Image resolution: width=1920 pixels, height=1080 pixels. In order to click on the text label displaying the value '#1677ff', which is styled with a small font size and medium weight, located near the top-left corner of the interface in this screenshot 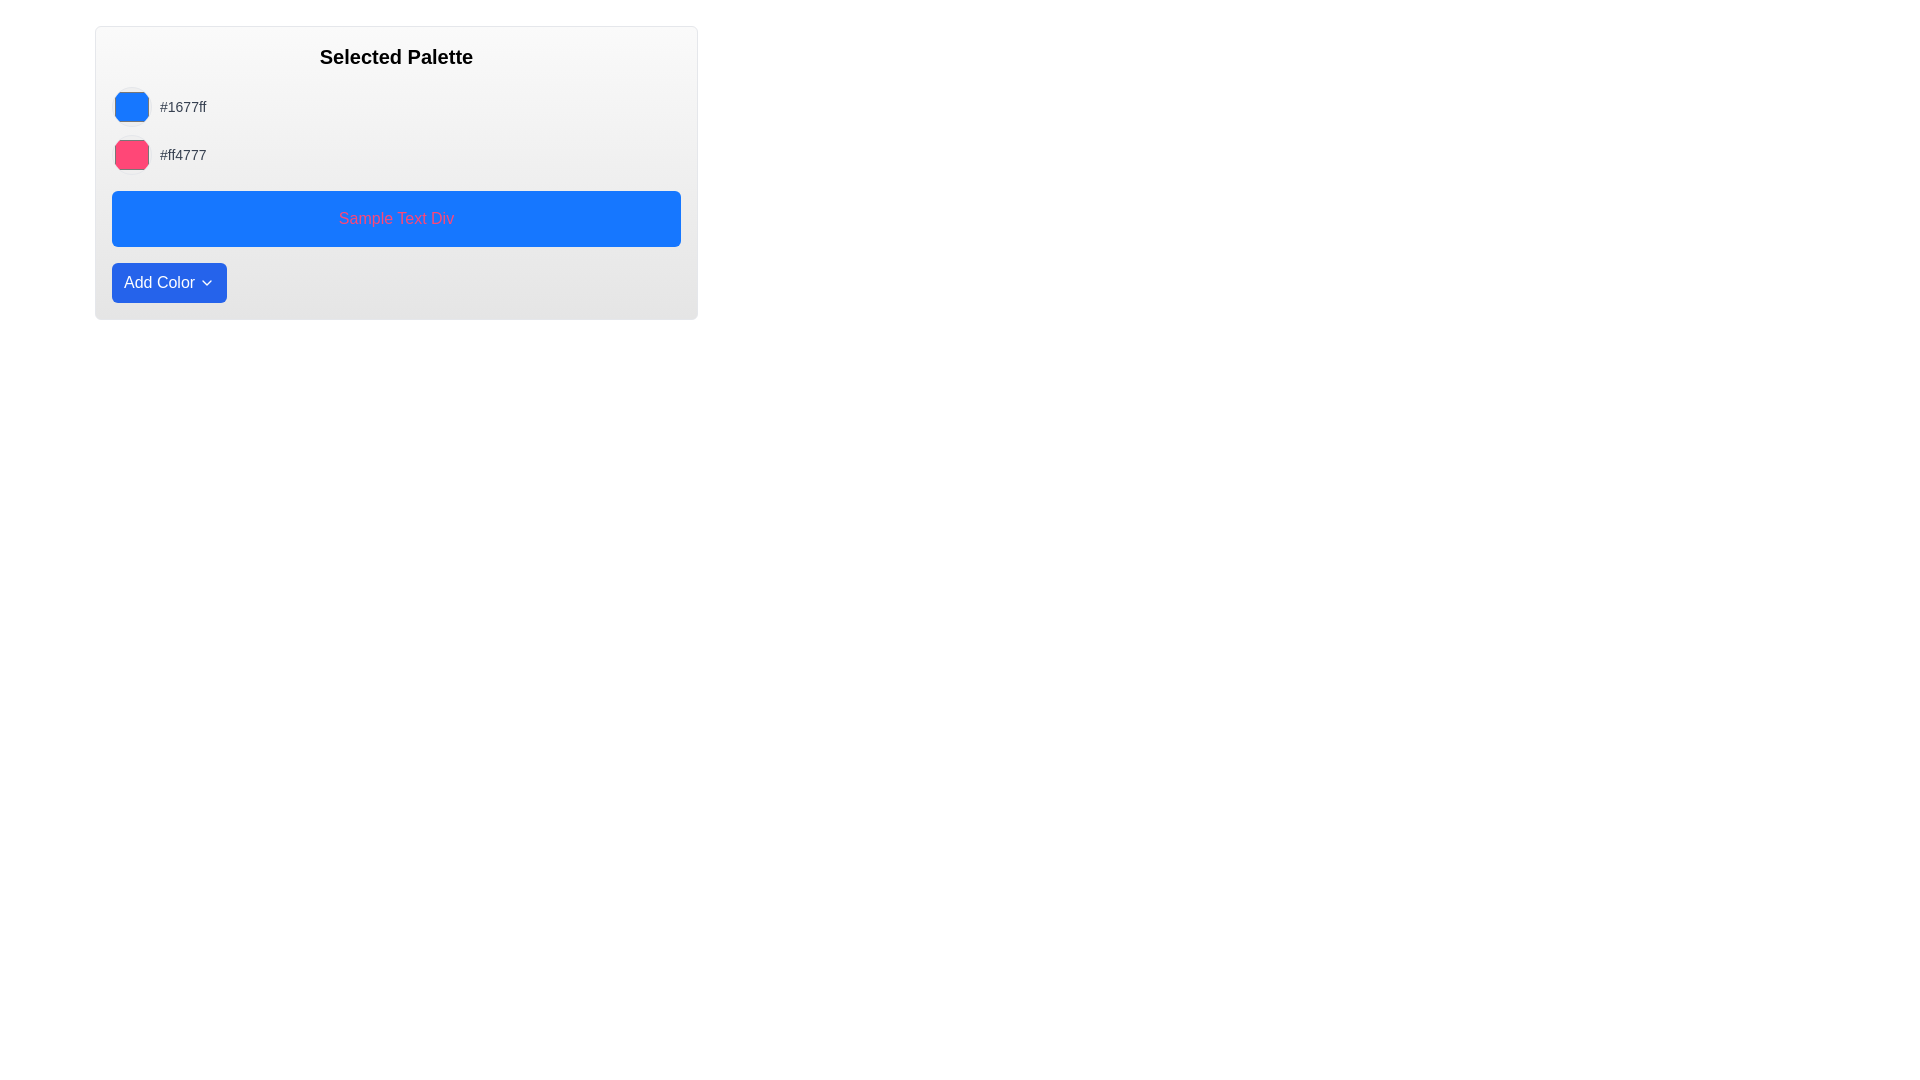, I will do `click(183, 107)`.